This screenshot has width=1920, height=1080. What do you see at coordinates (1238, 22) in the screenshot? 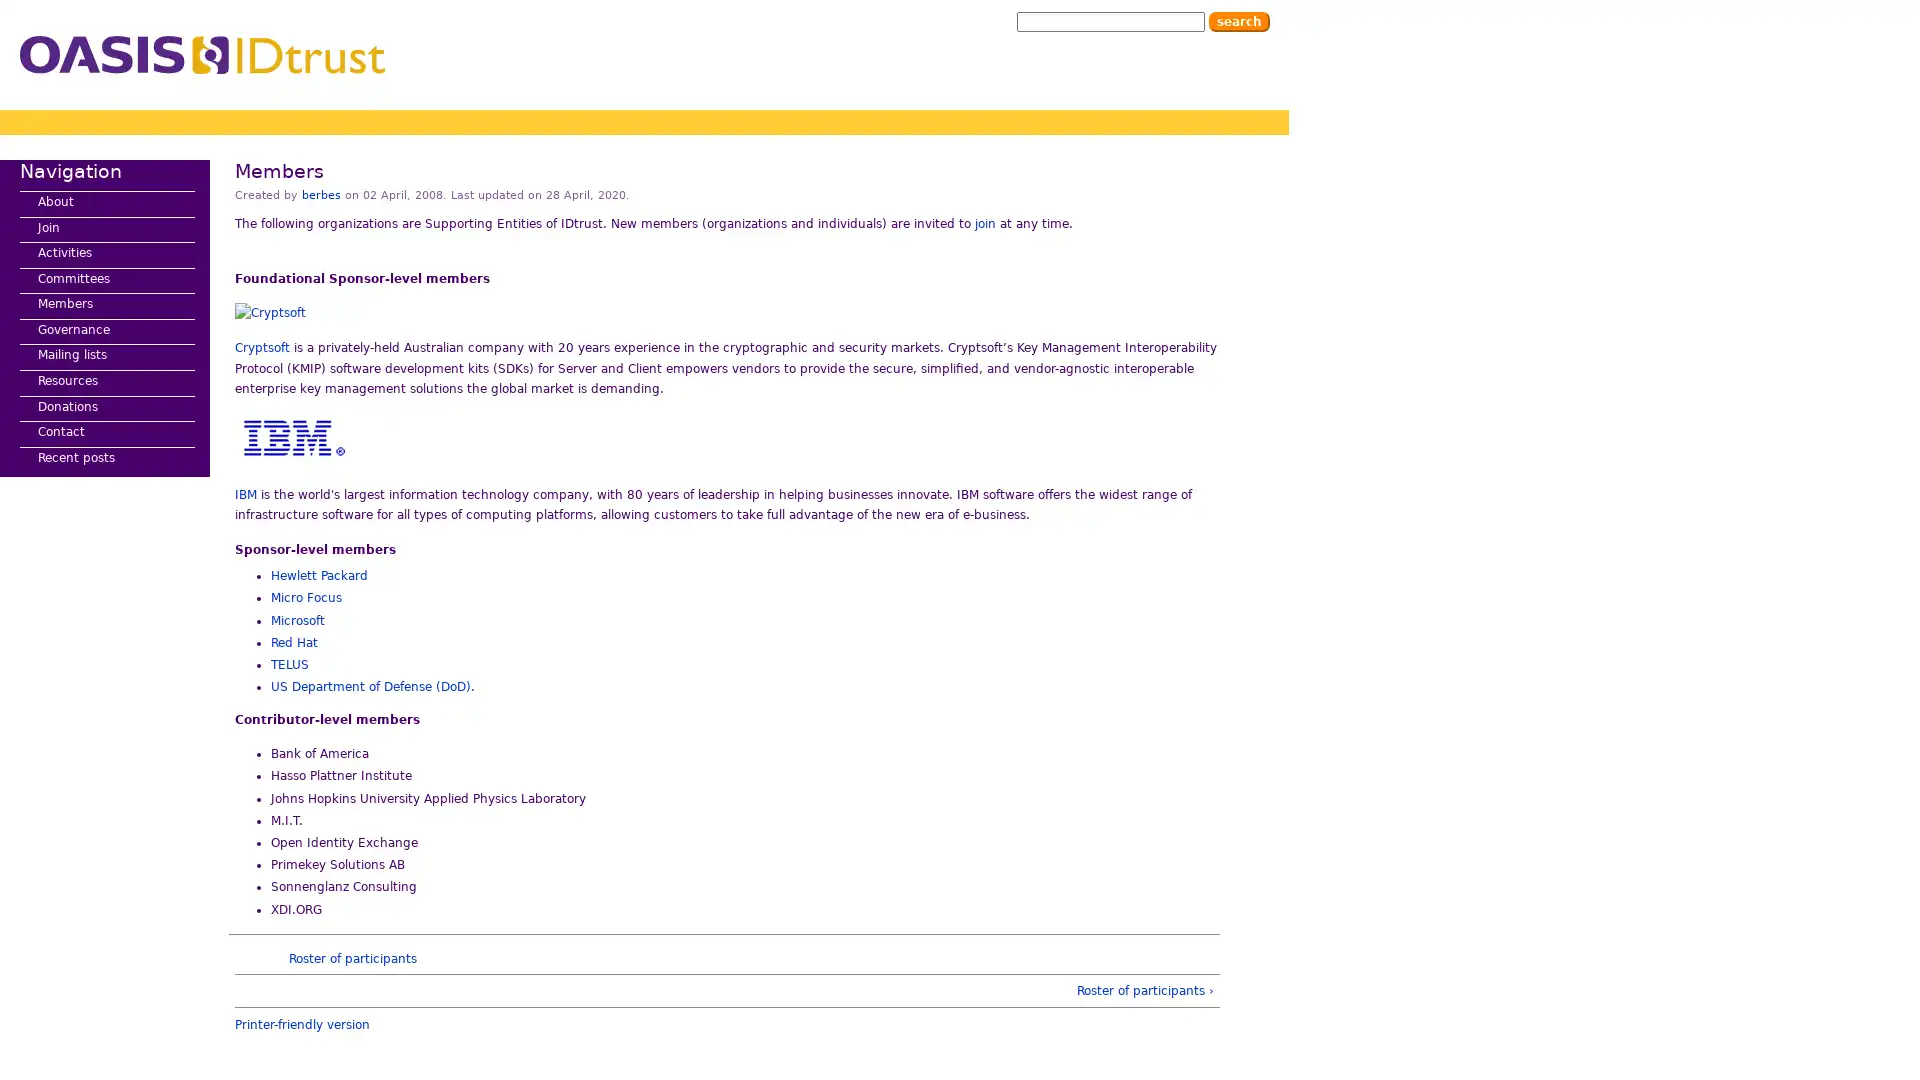
I see `Search` at bounding box center [1238, 22].